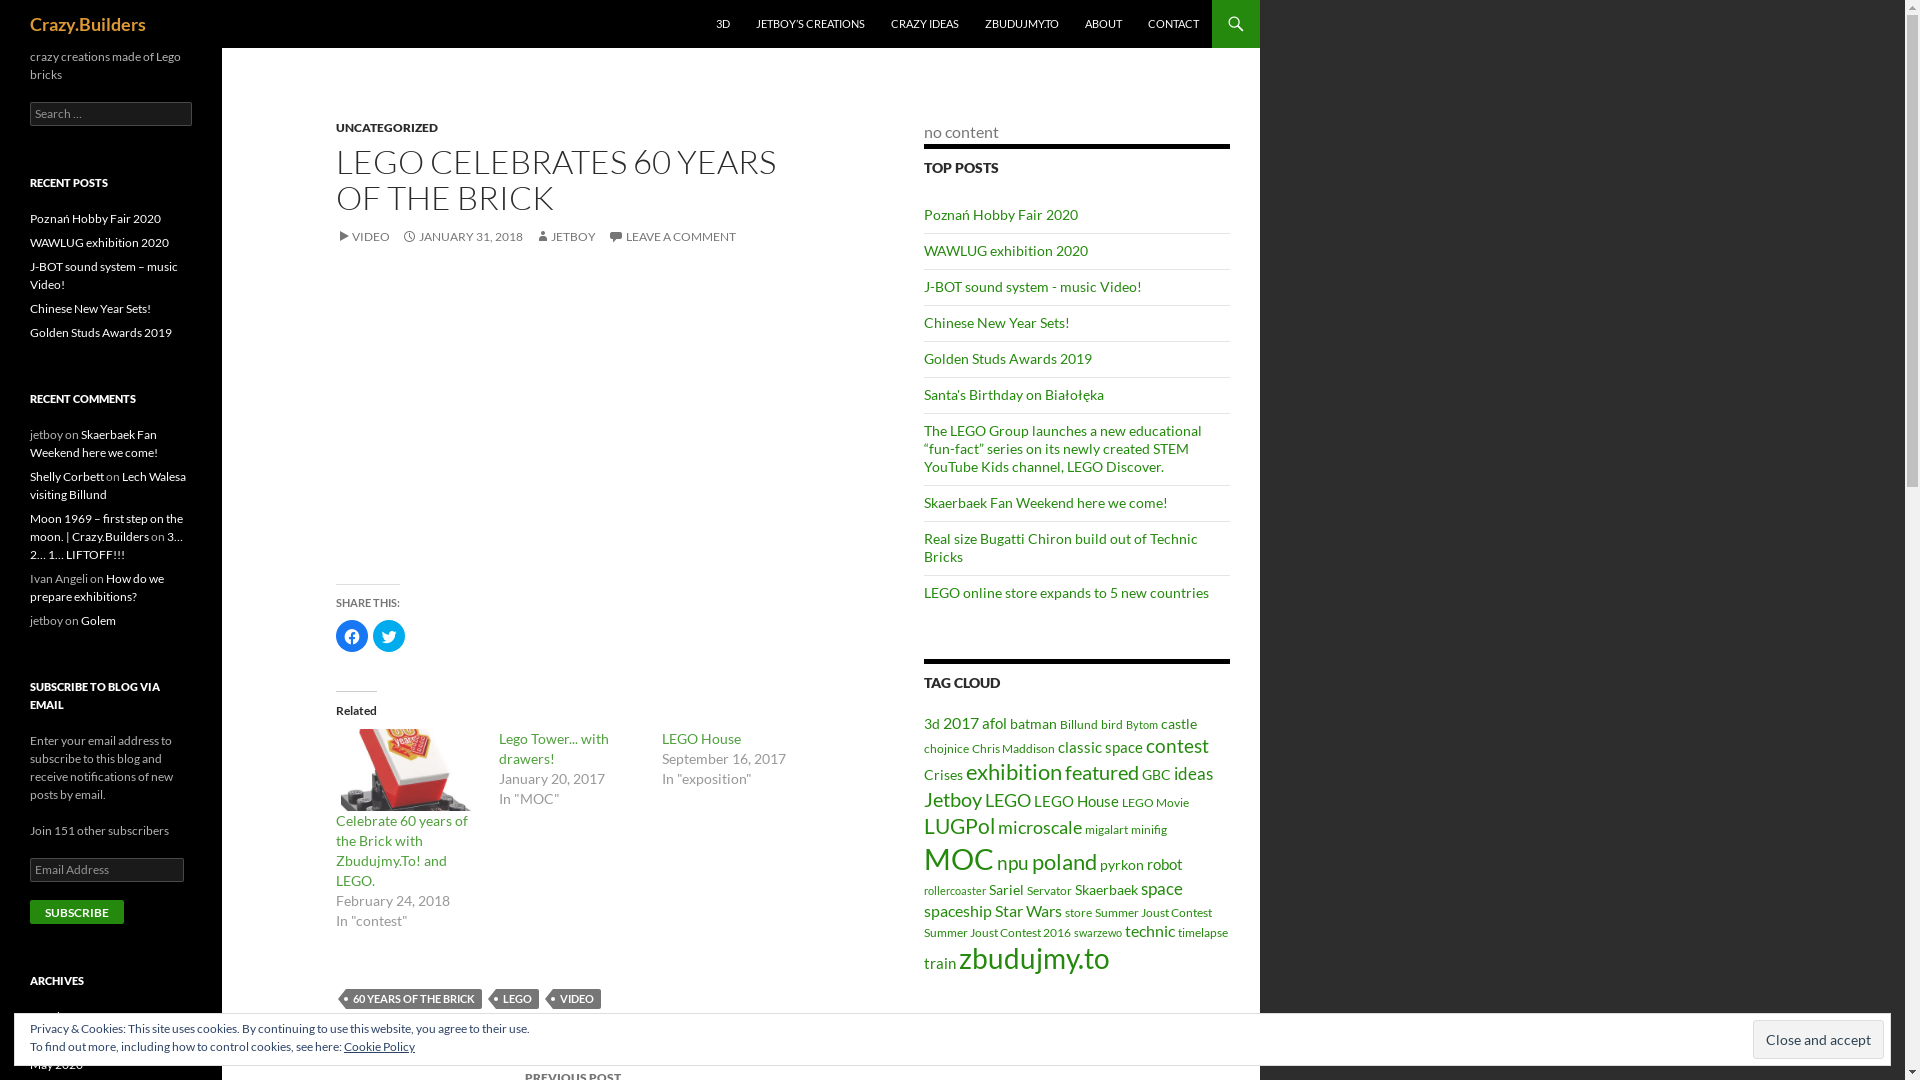 The height and width of the screenshot is (1080, 1920). What do you see at coordinates (1099, 724) in the screenshot?
I see `'bird'` at bounding box center [1099, 724].